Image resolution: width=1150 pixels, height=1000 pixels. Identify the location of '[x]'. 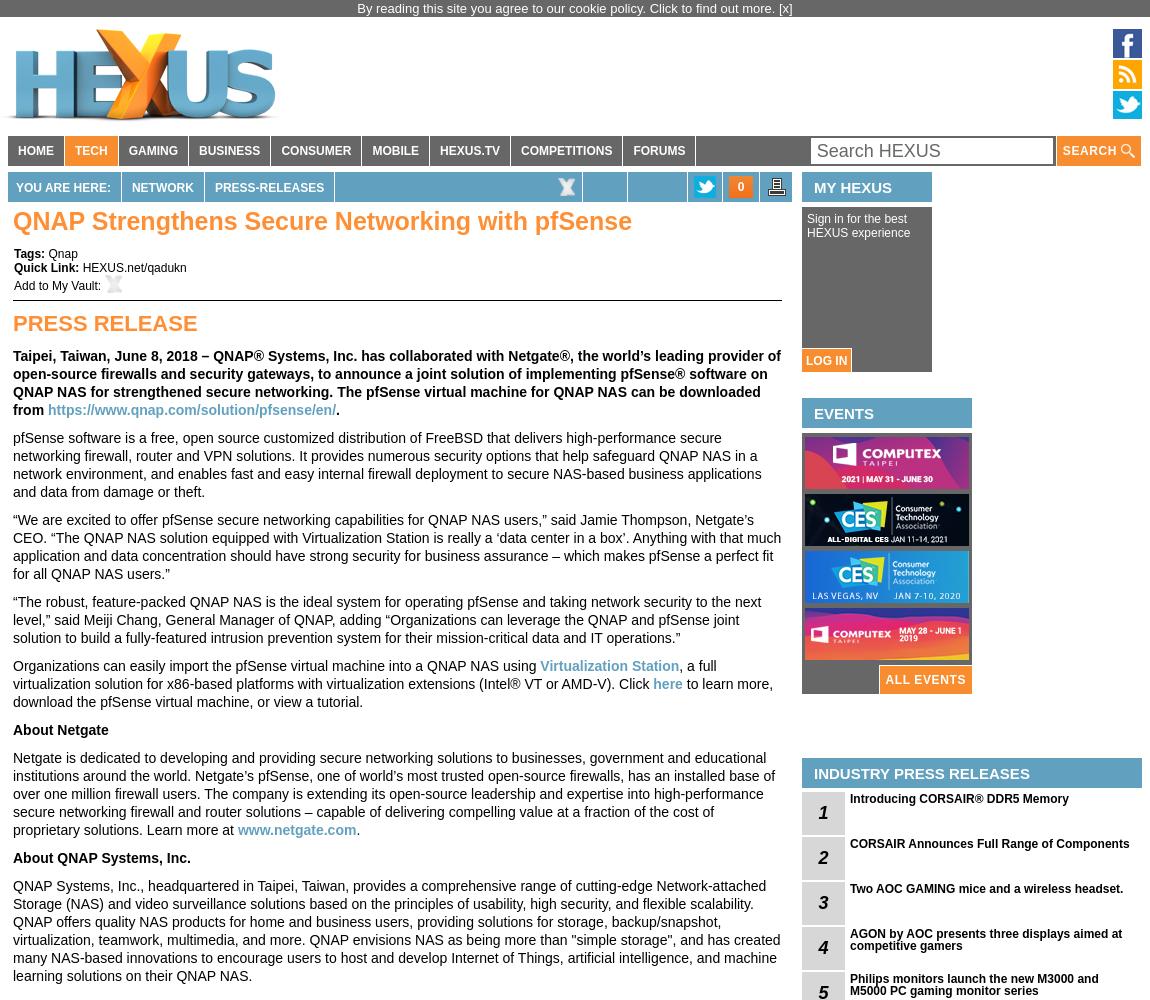
(784, 8).